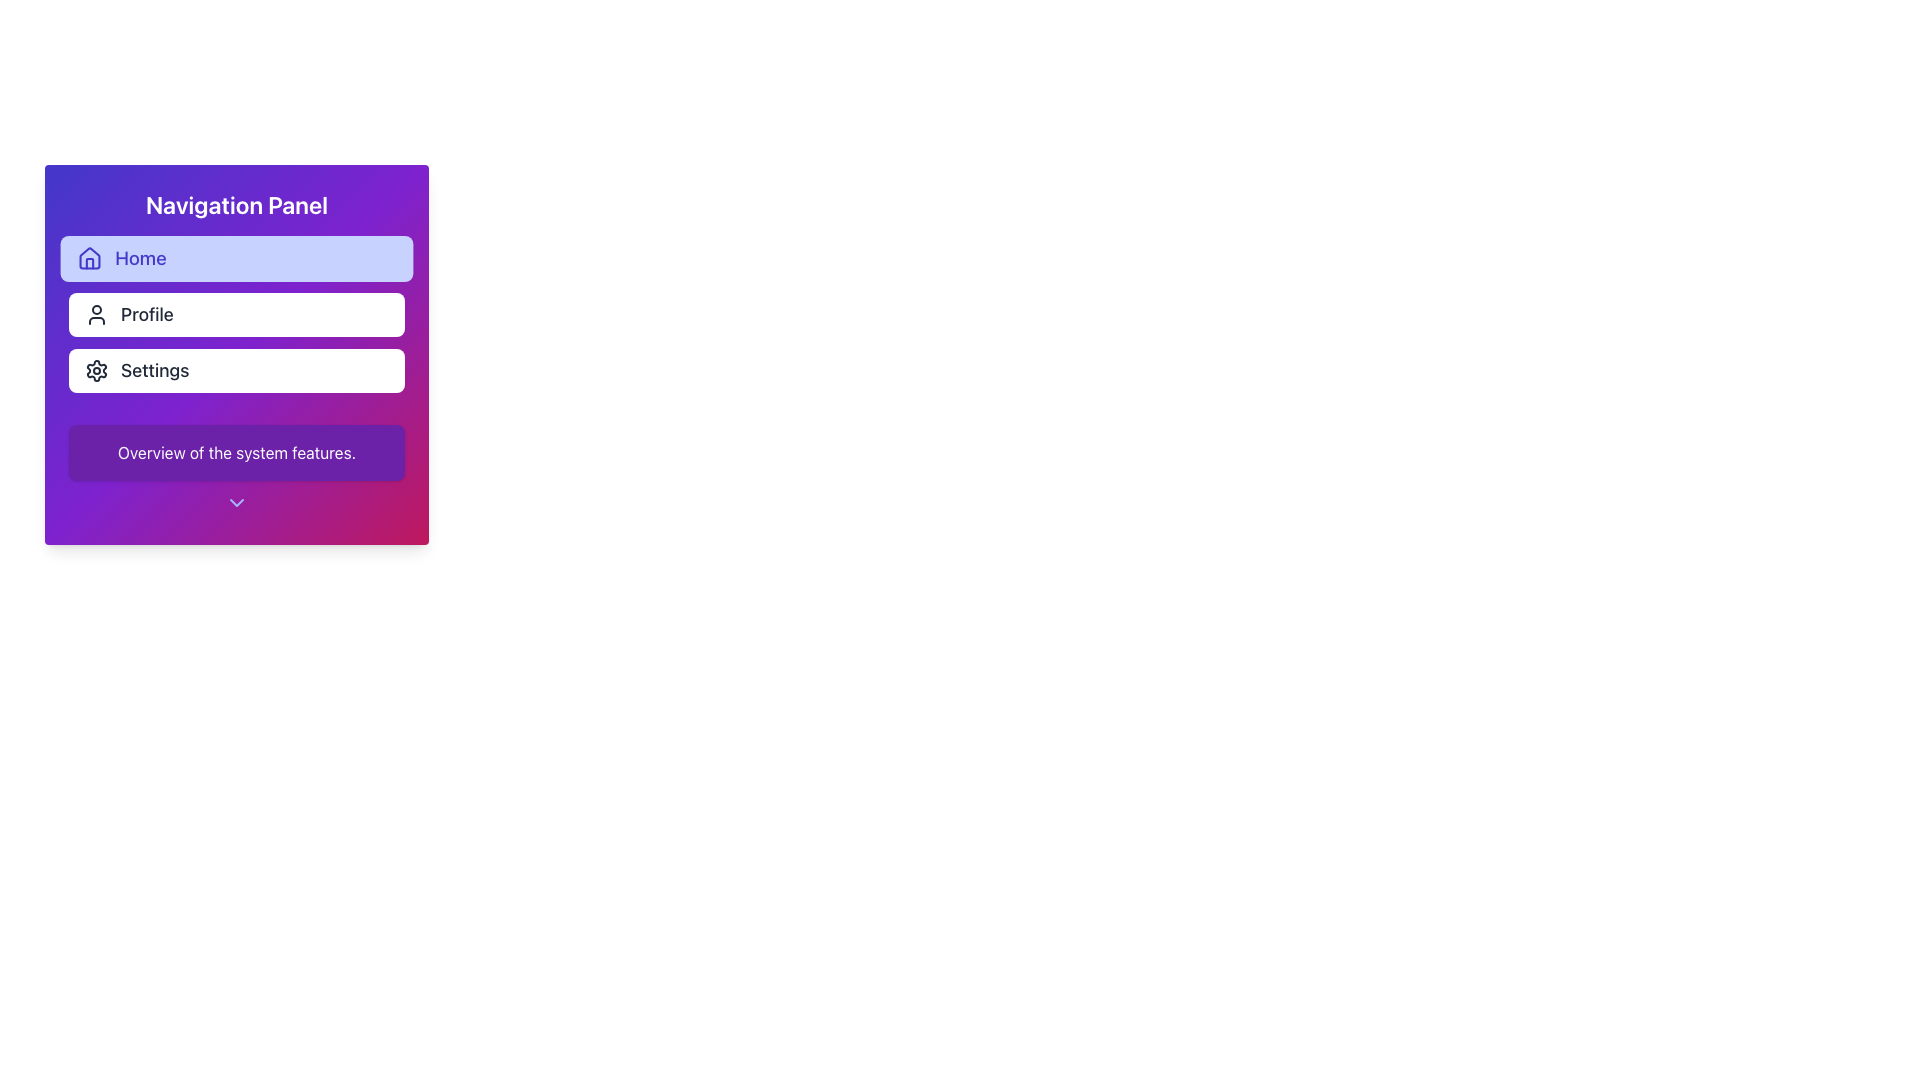 The width and height of the screenshot is (1920, 1080). I want to click on the 'Profile' text label in the navigation panel, which indicates the option, so click(146, 315).